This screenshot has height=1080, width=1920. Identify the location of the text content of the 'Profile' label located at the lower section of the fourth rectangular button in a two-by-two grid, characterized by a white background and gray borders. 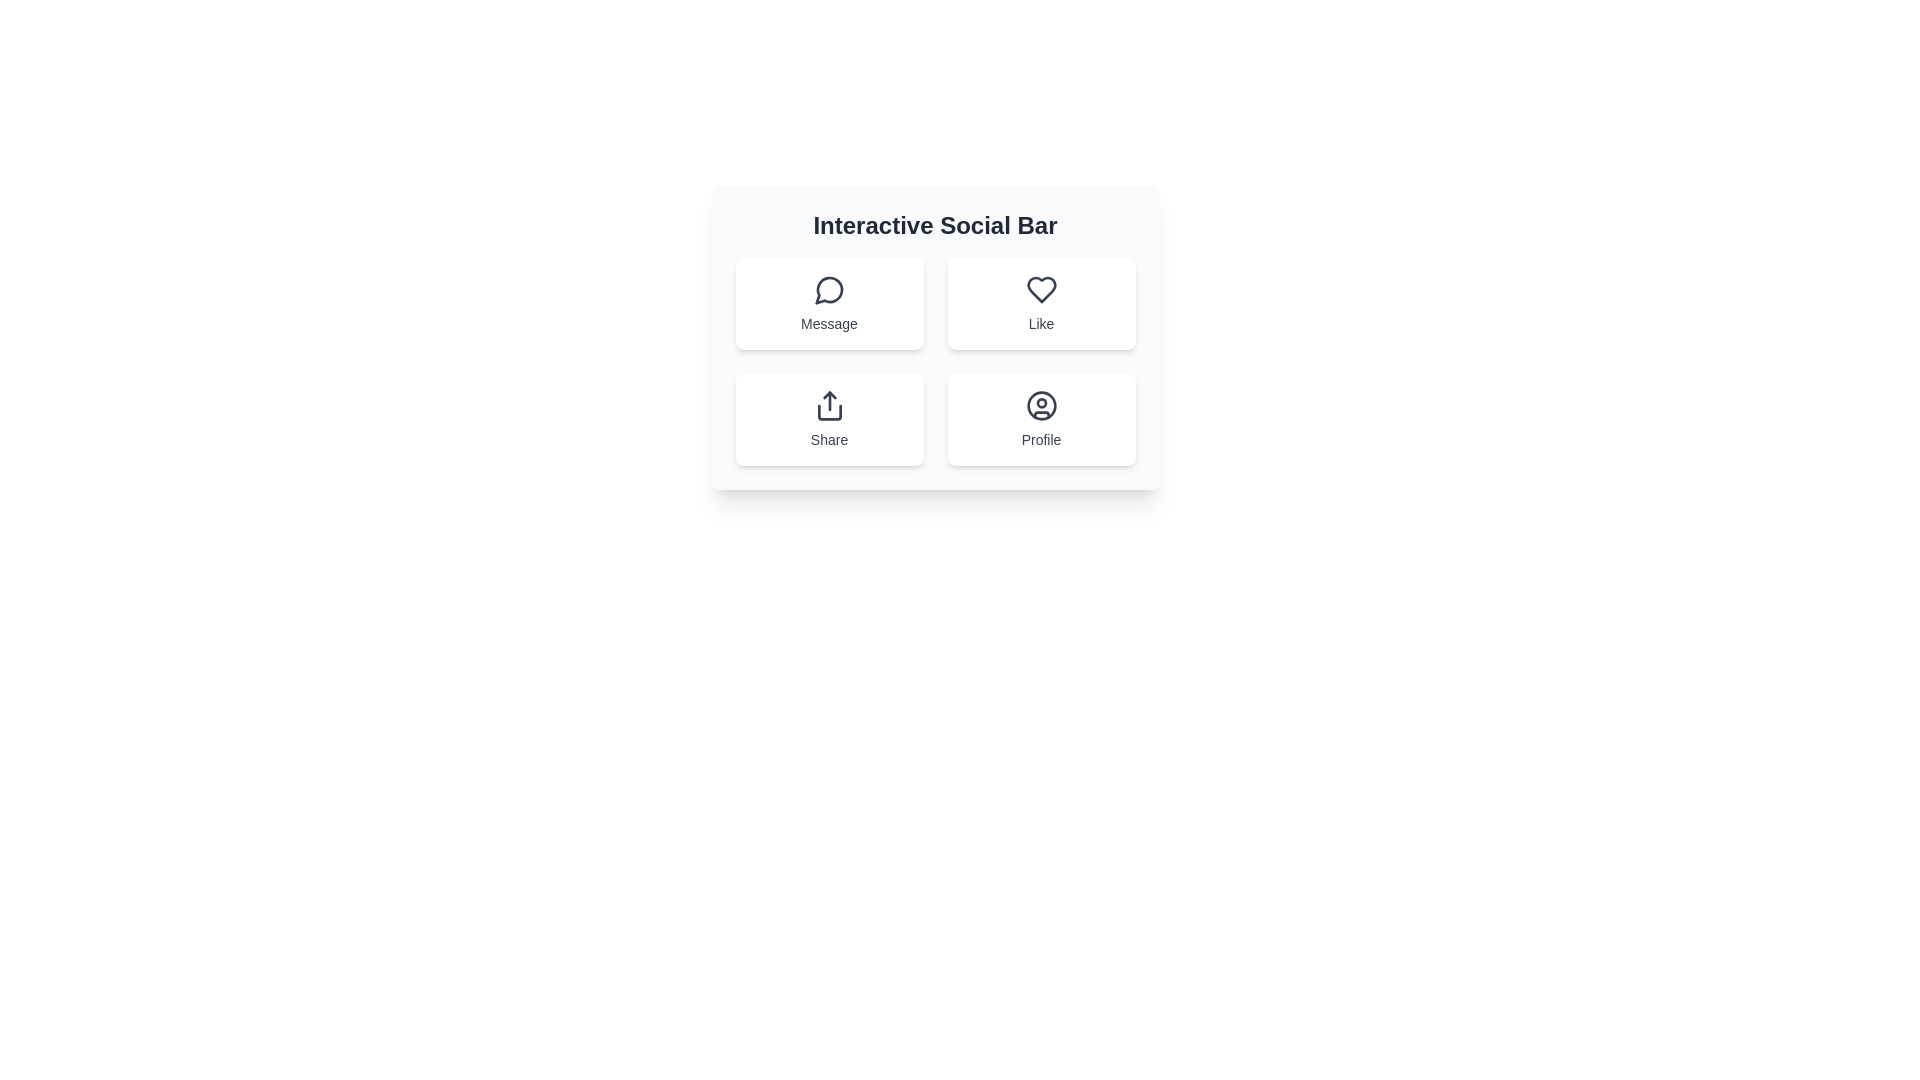
(1040, 438).